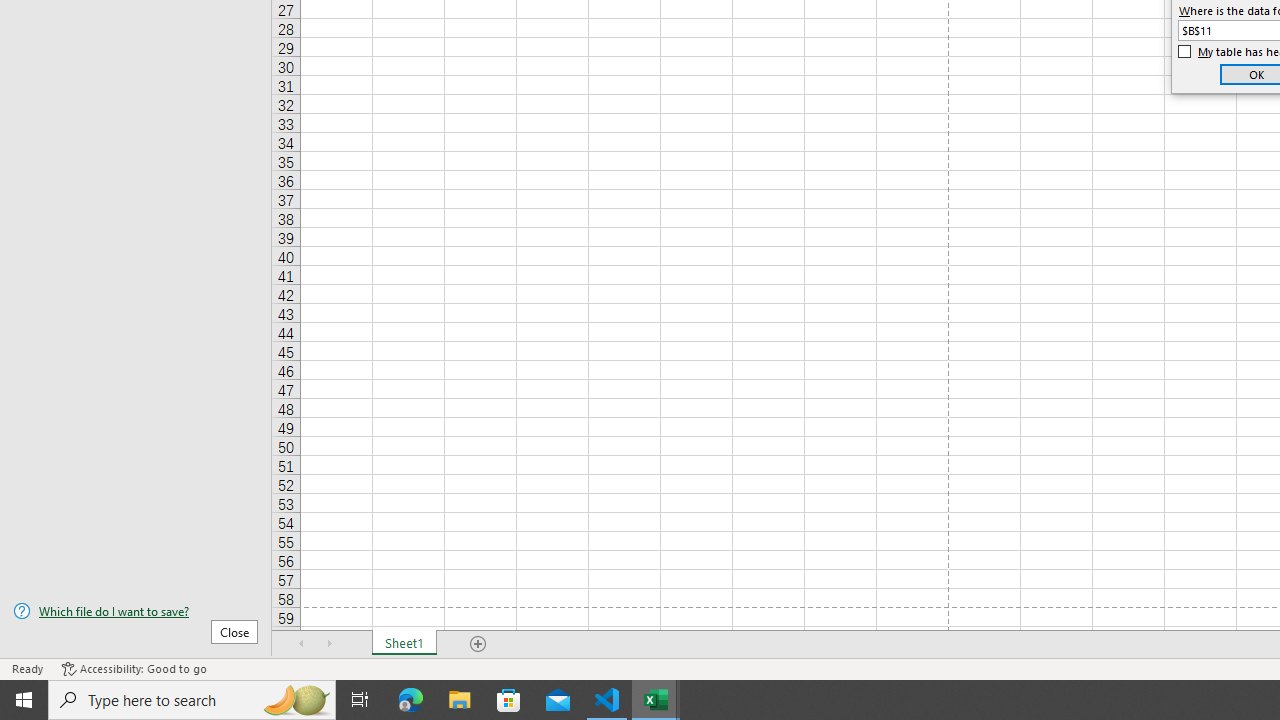 Image resolution: width=1280 pixels, height=720 pixels. Describe the element at coordinates (301, 644) in the screenshot. I see `'Scroll Left'` at that location.